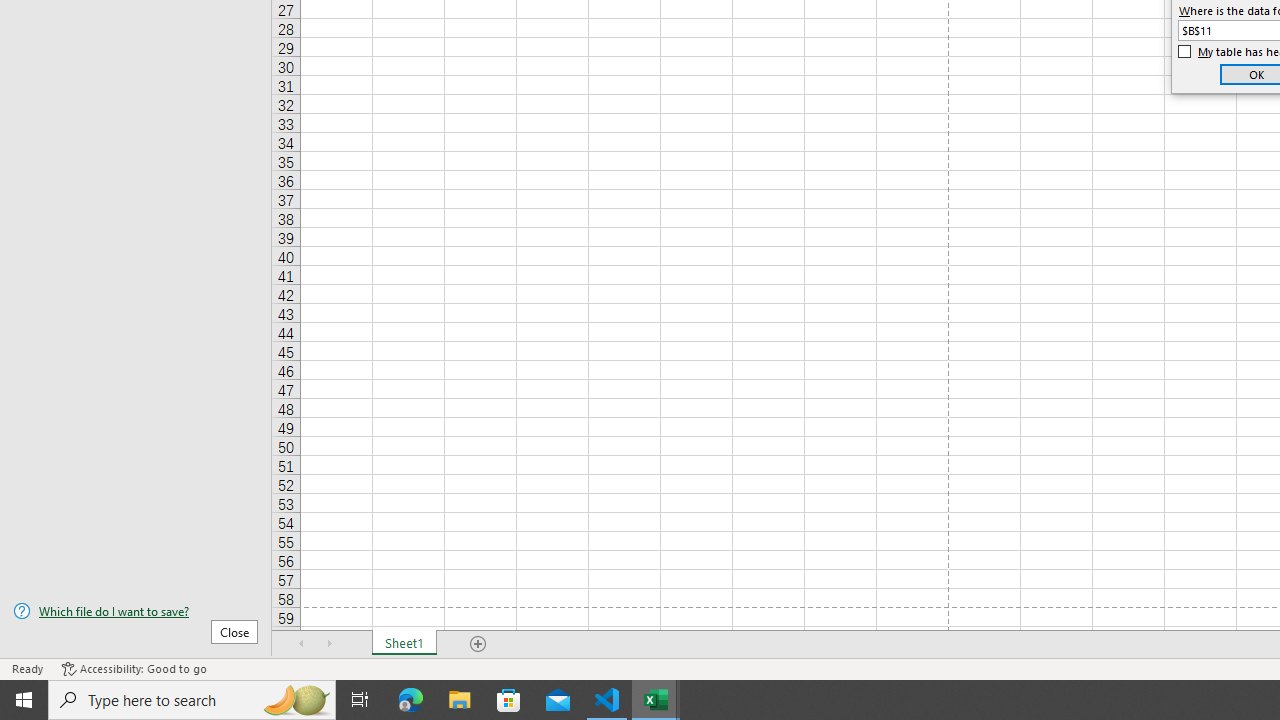 Image resolution: width=1280 pixels, height=720 pixels. Describe the element at coordinates (301, 644) in the screenshot. I see `'Scroll Left'` at that location.